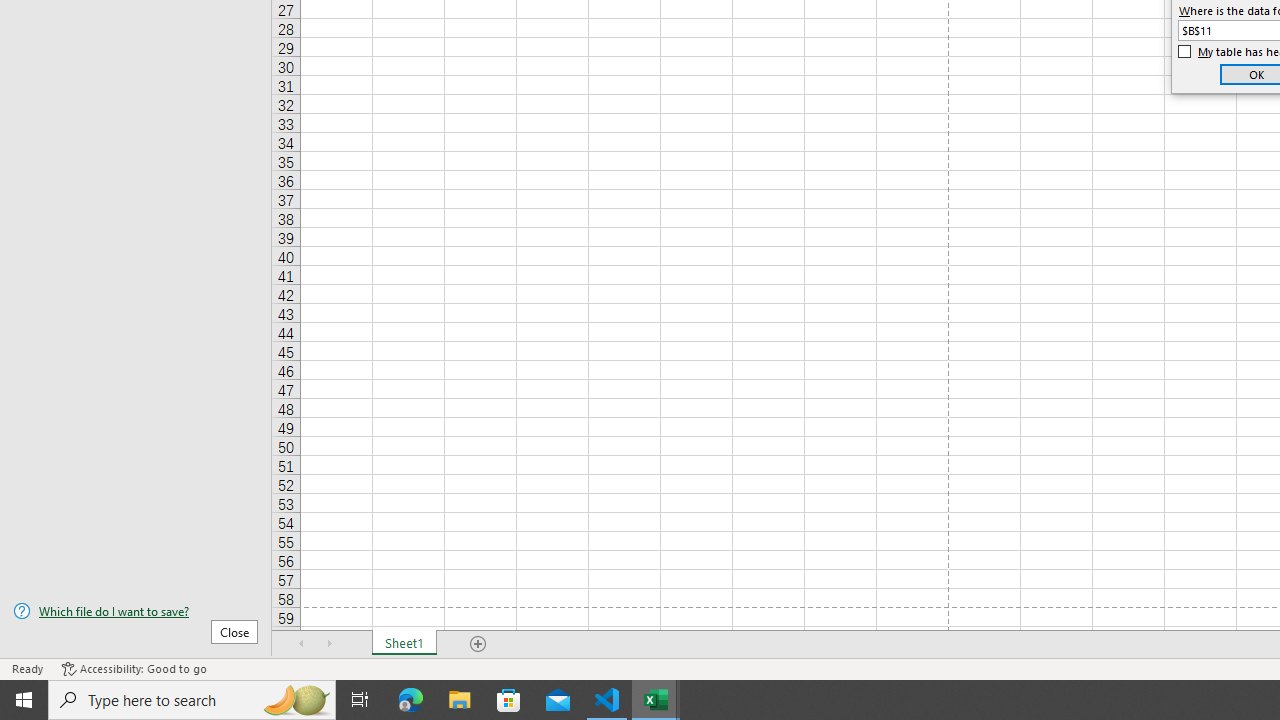 Image resolution: width=1280 pixels, height=720 pixels. Describe the element at coordinates (301, 644) in the screenshot. I see `'Scroll Left'` at that location.